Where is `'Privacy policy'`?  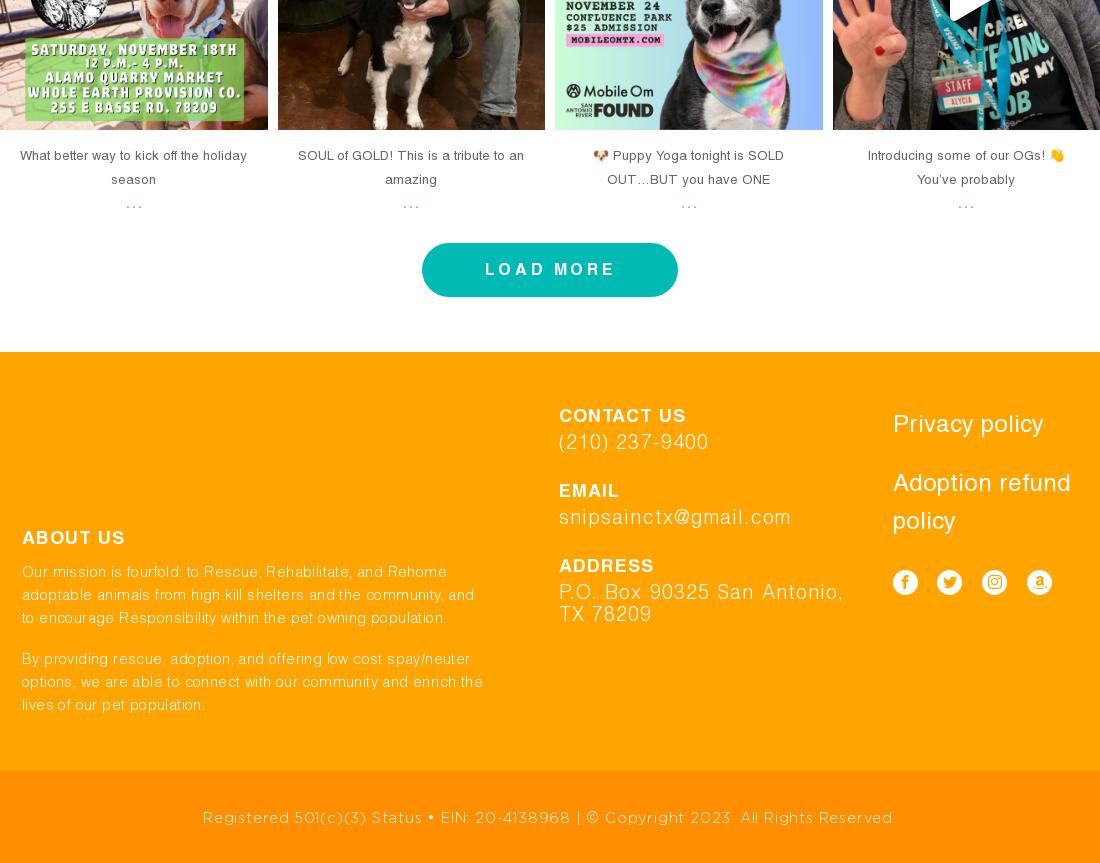 'Privacy policy' is located at coordinates (966, 423).